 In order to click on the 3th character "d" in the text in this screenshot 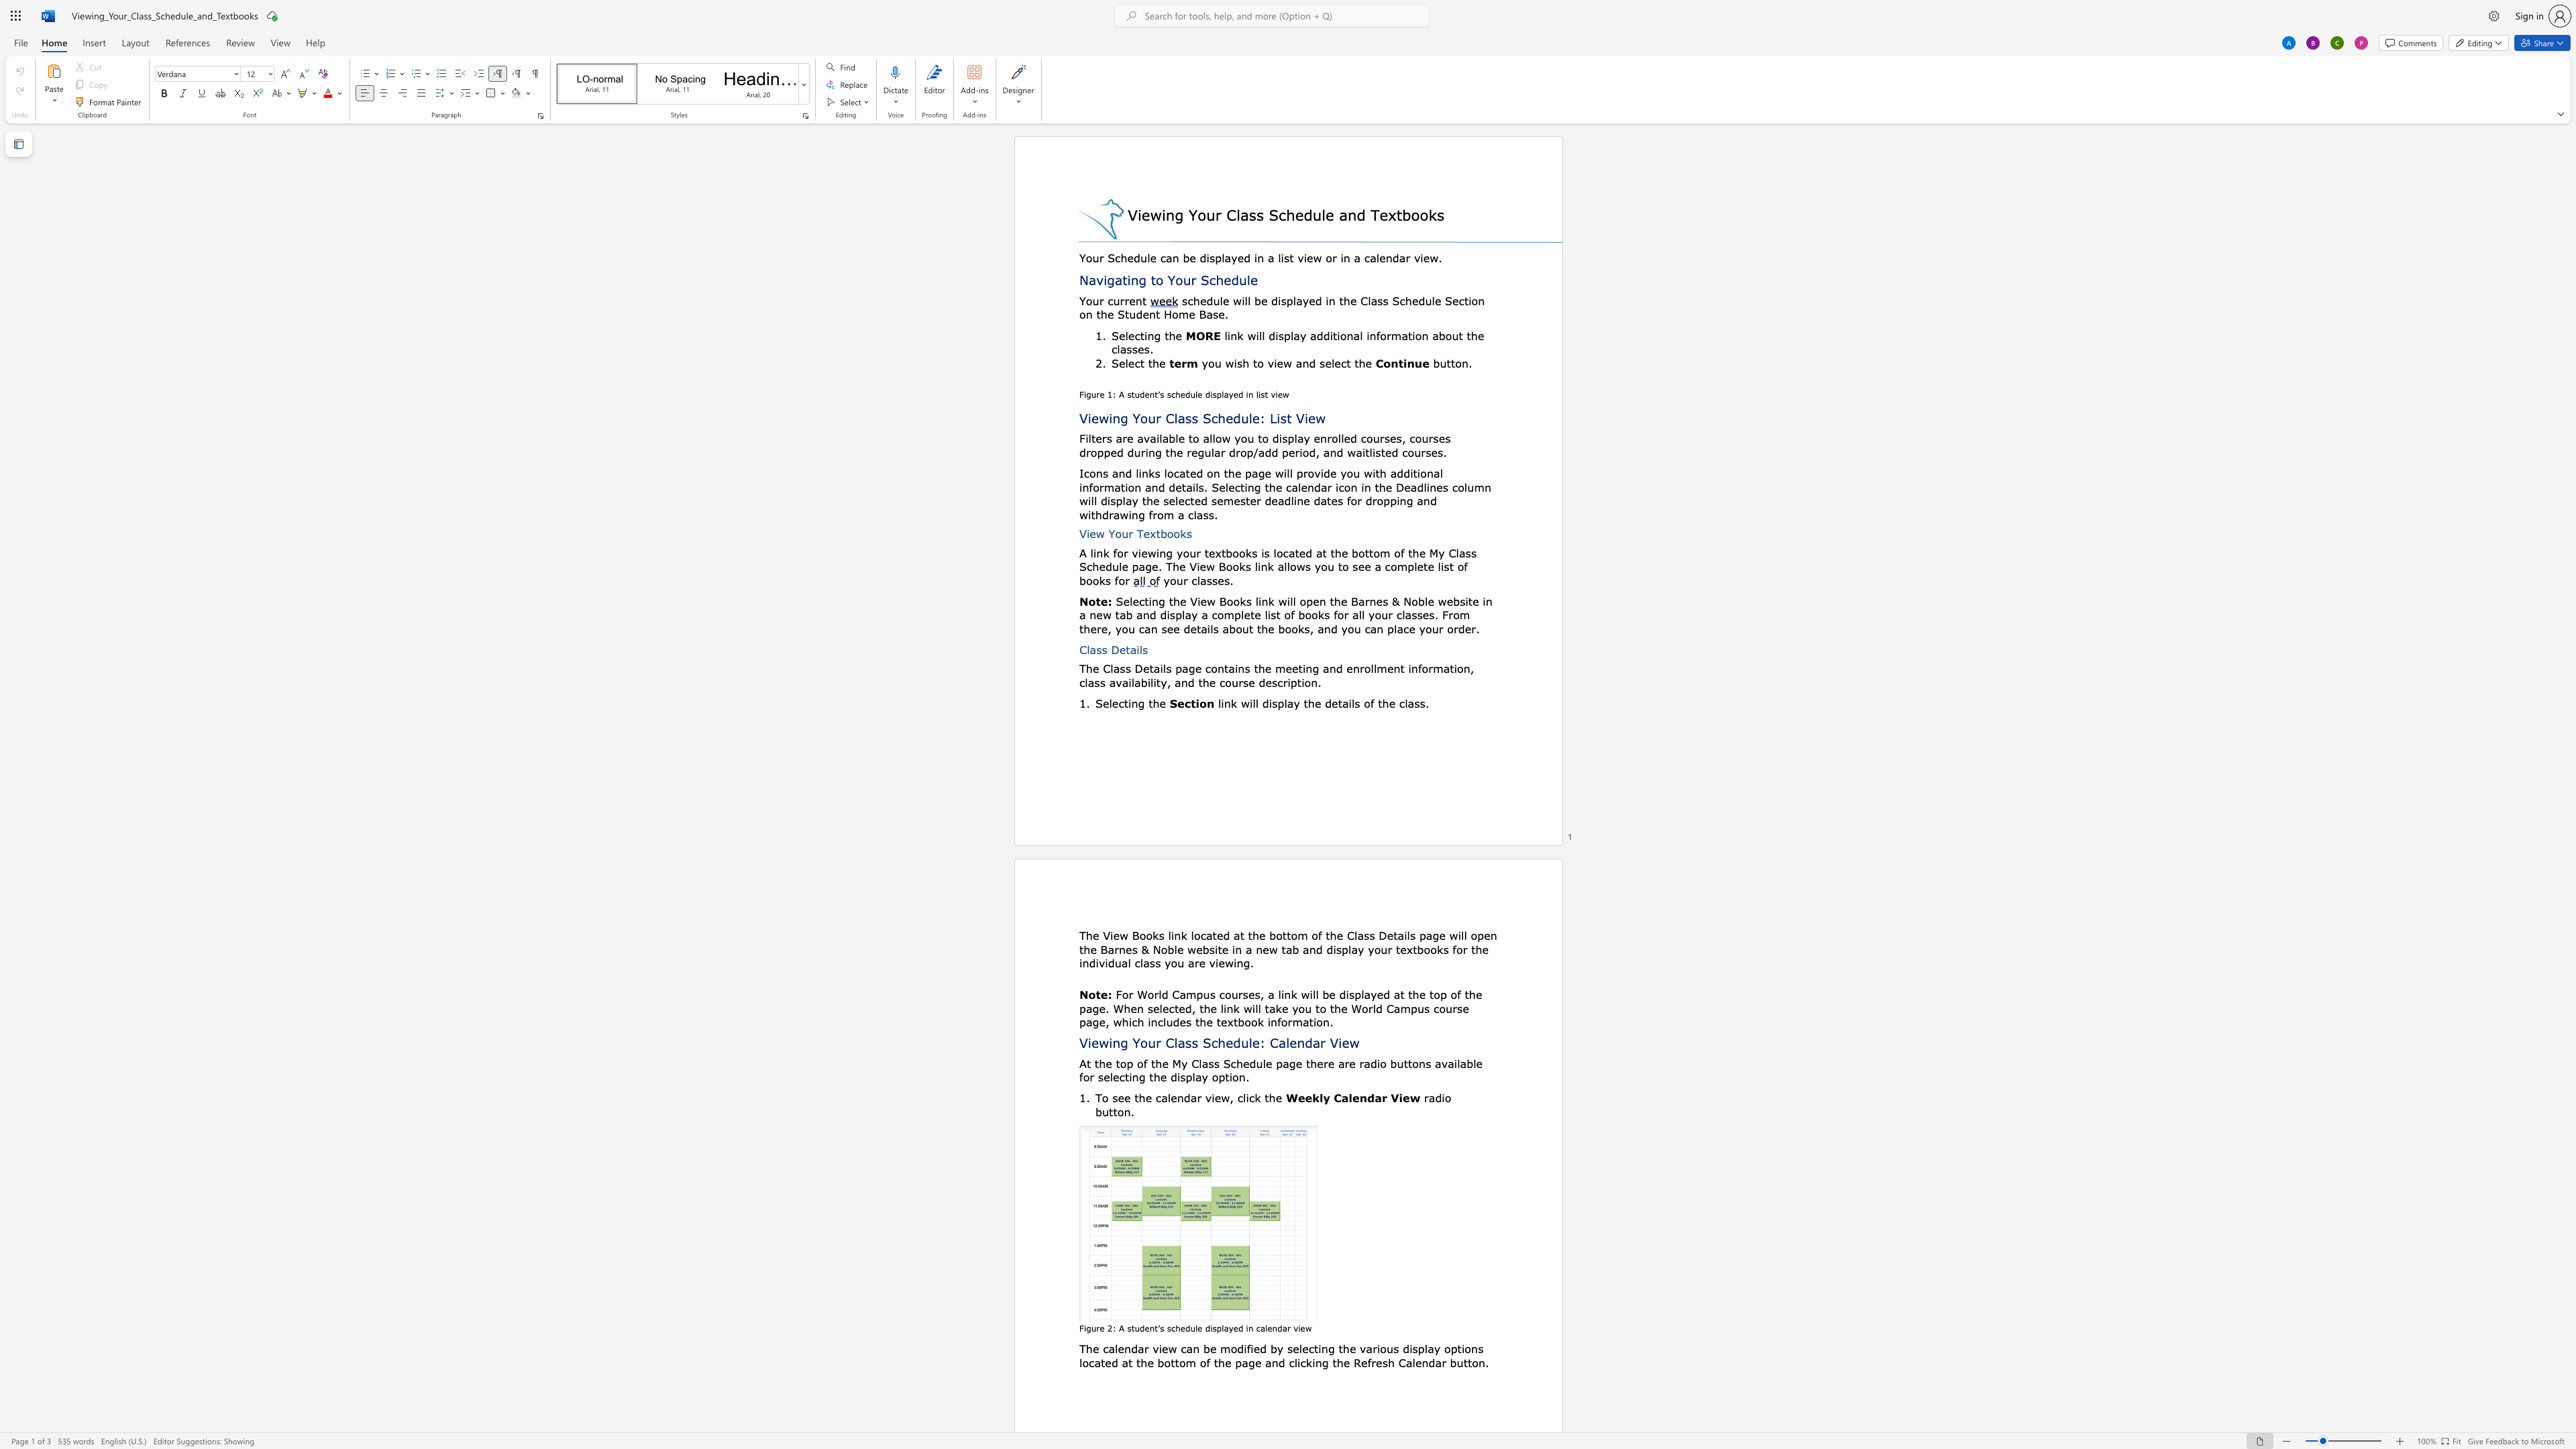, I will do `click(1318, 300)`.